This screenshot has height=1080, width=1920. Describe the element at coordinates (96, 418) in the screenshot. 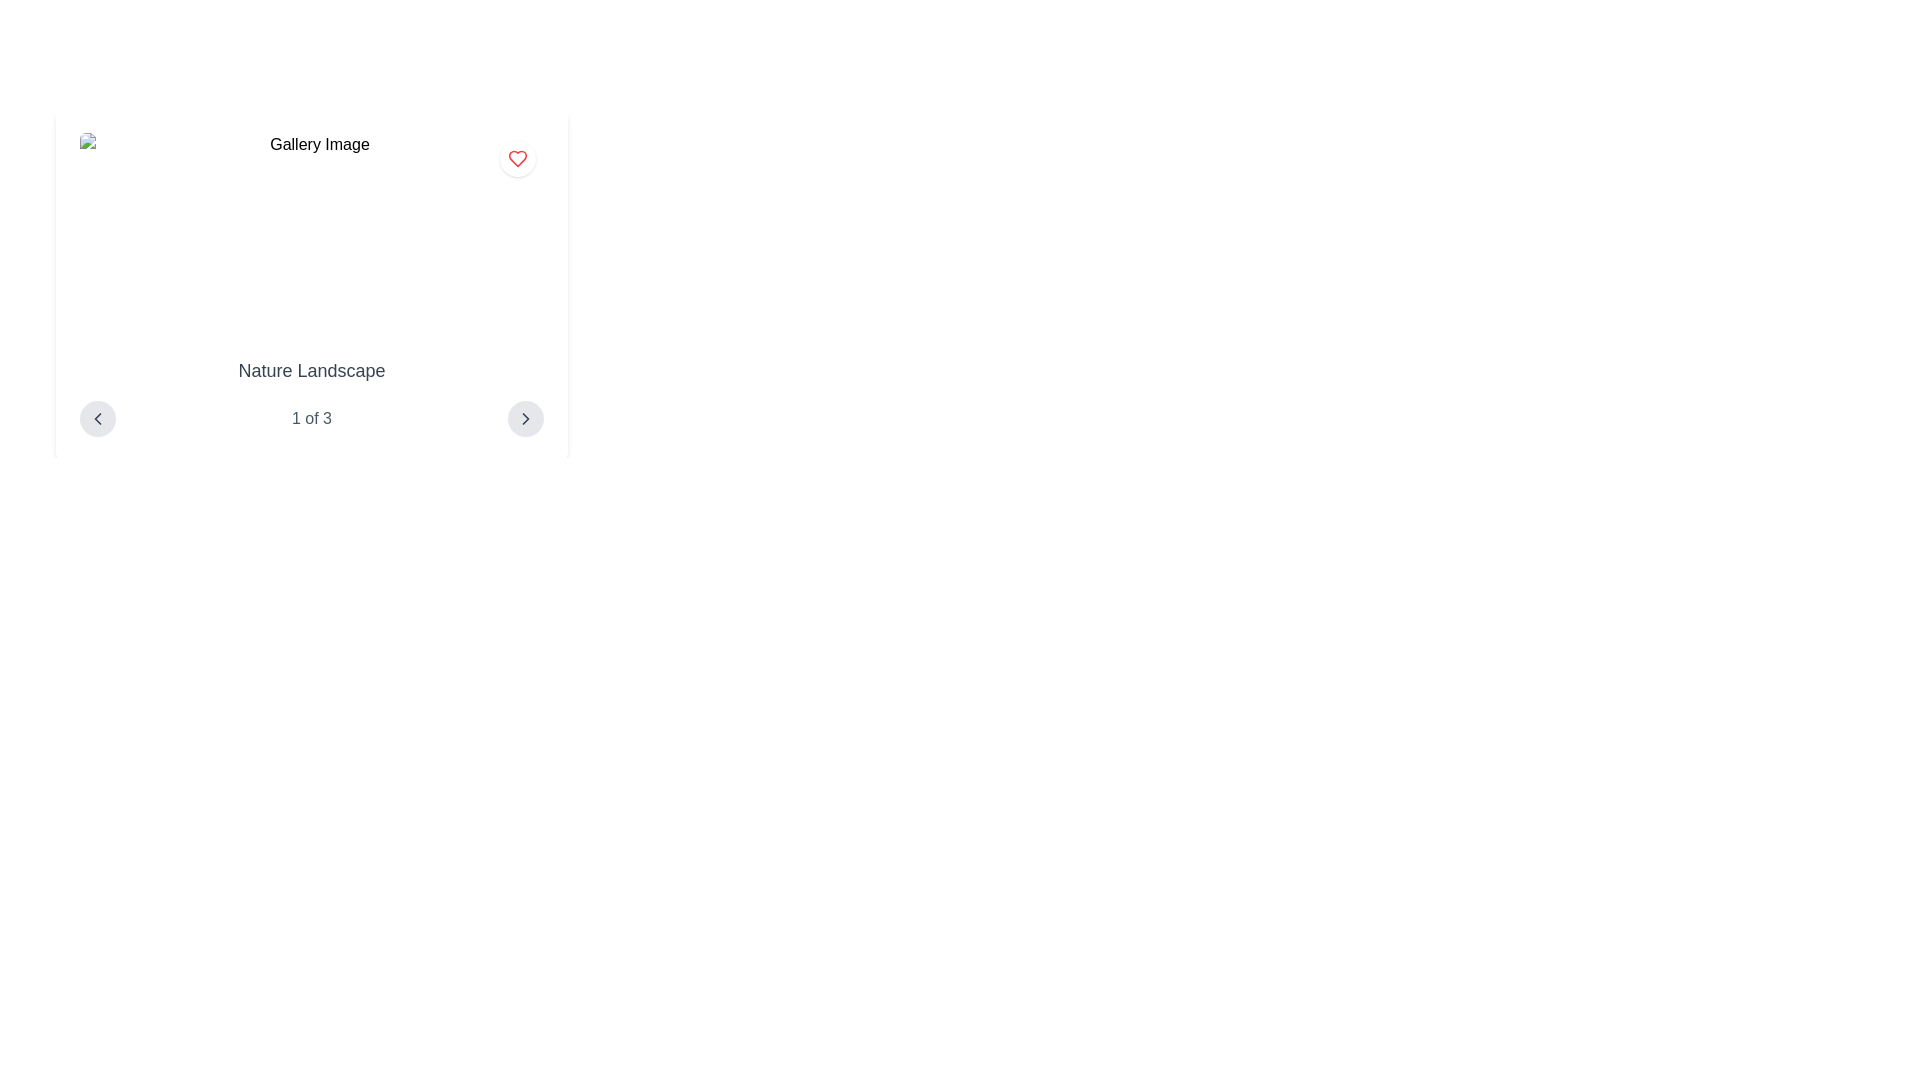

I see `the chevron arrow graphic inside the SVG element` at that location.